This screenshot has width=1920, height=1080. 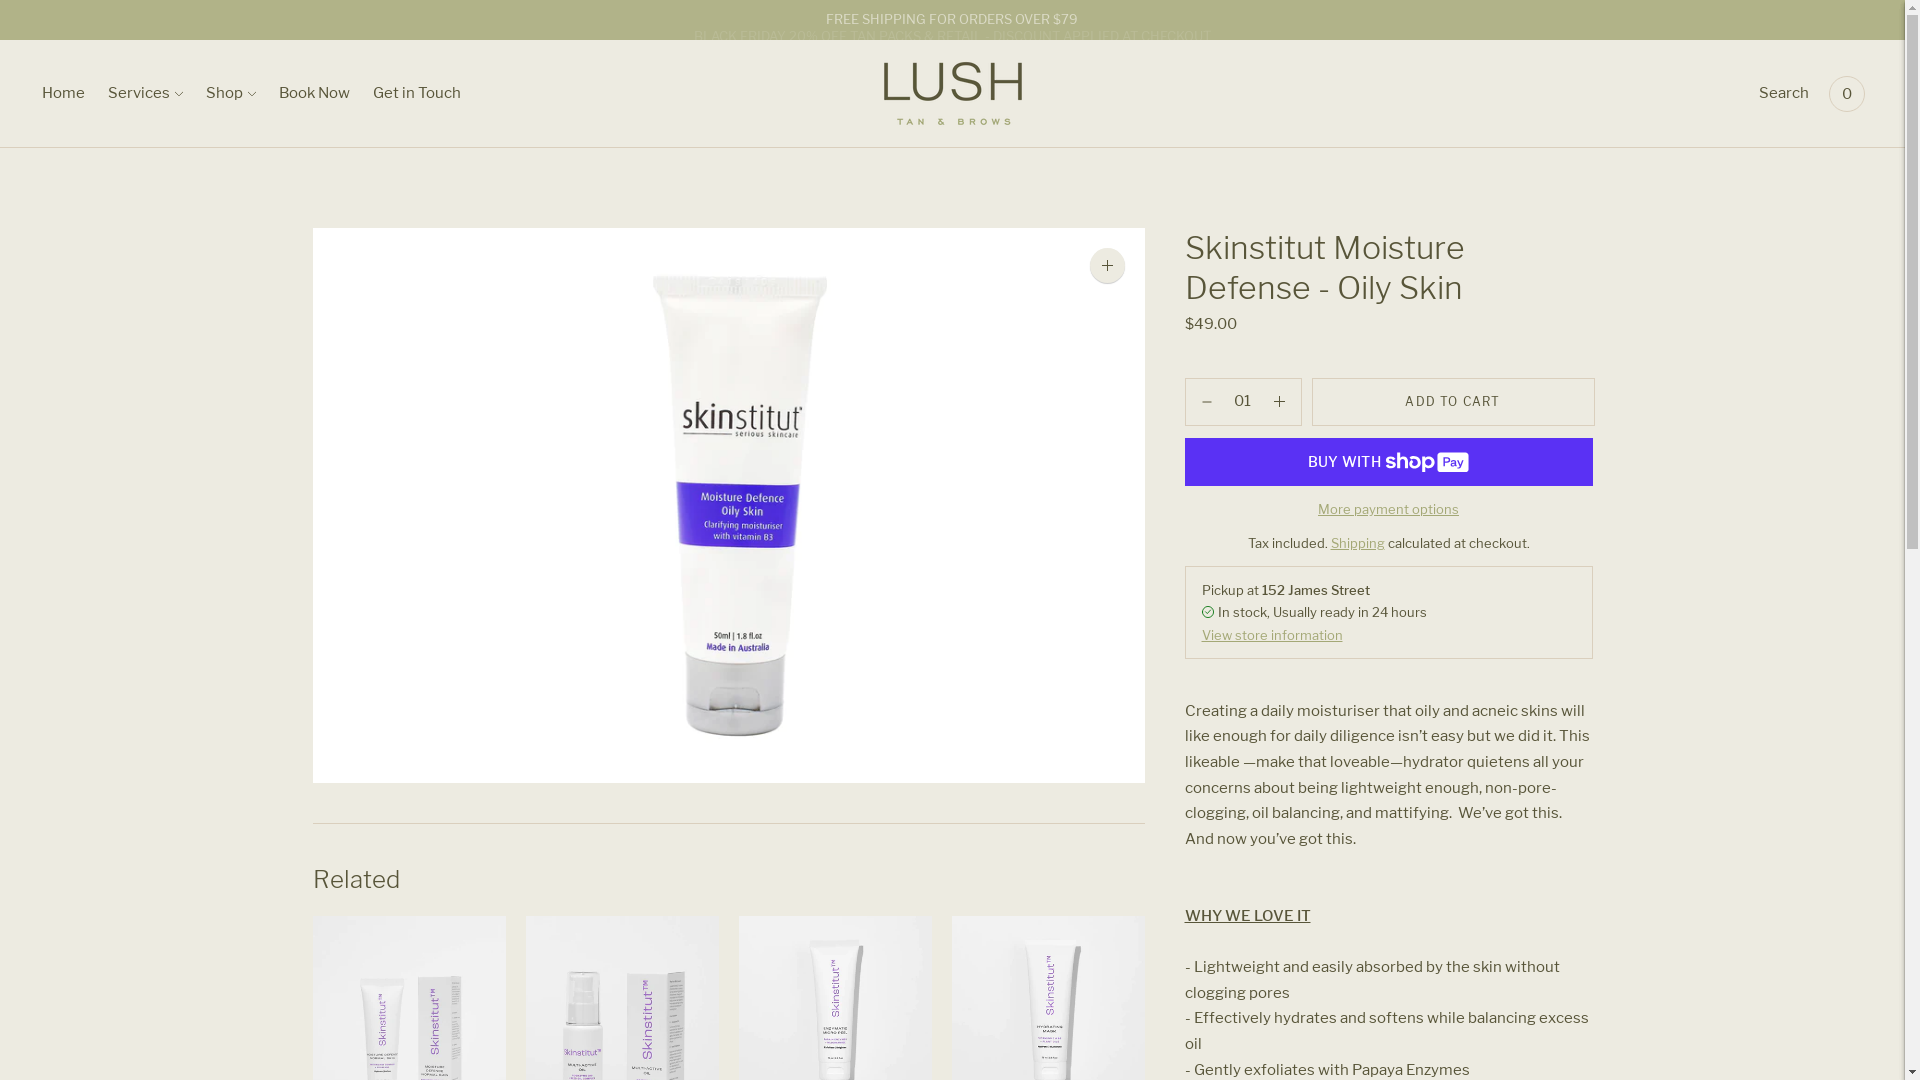 I want to click on 'ADD TO CART', so click(x=1453, y=401).